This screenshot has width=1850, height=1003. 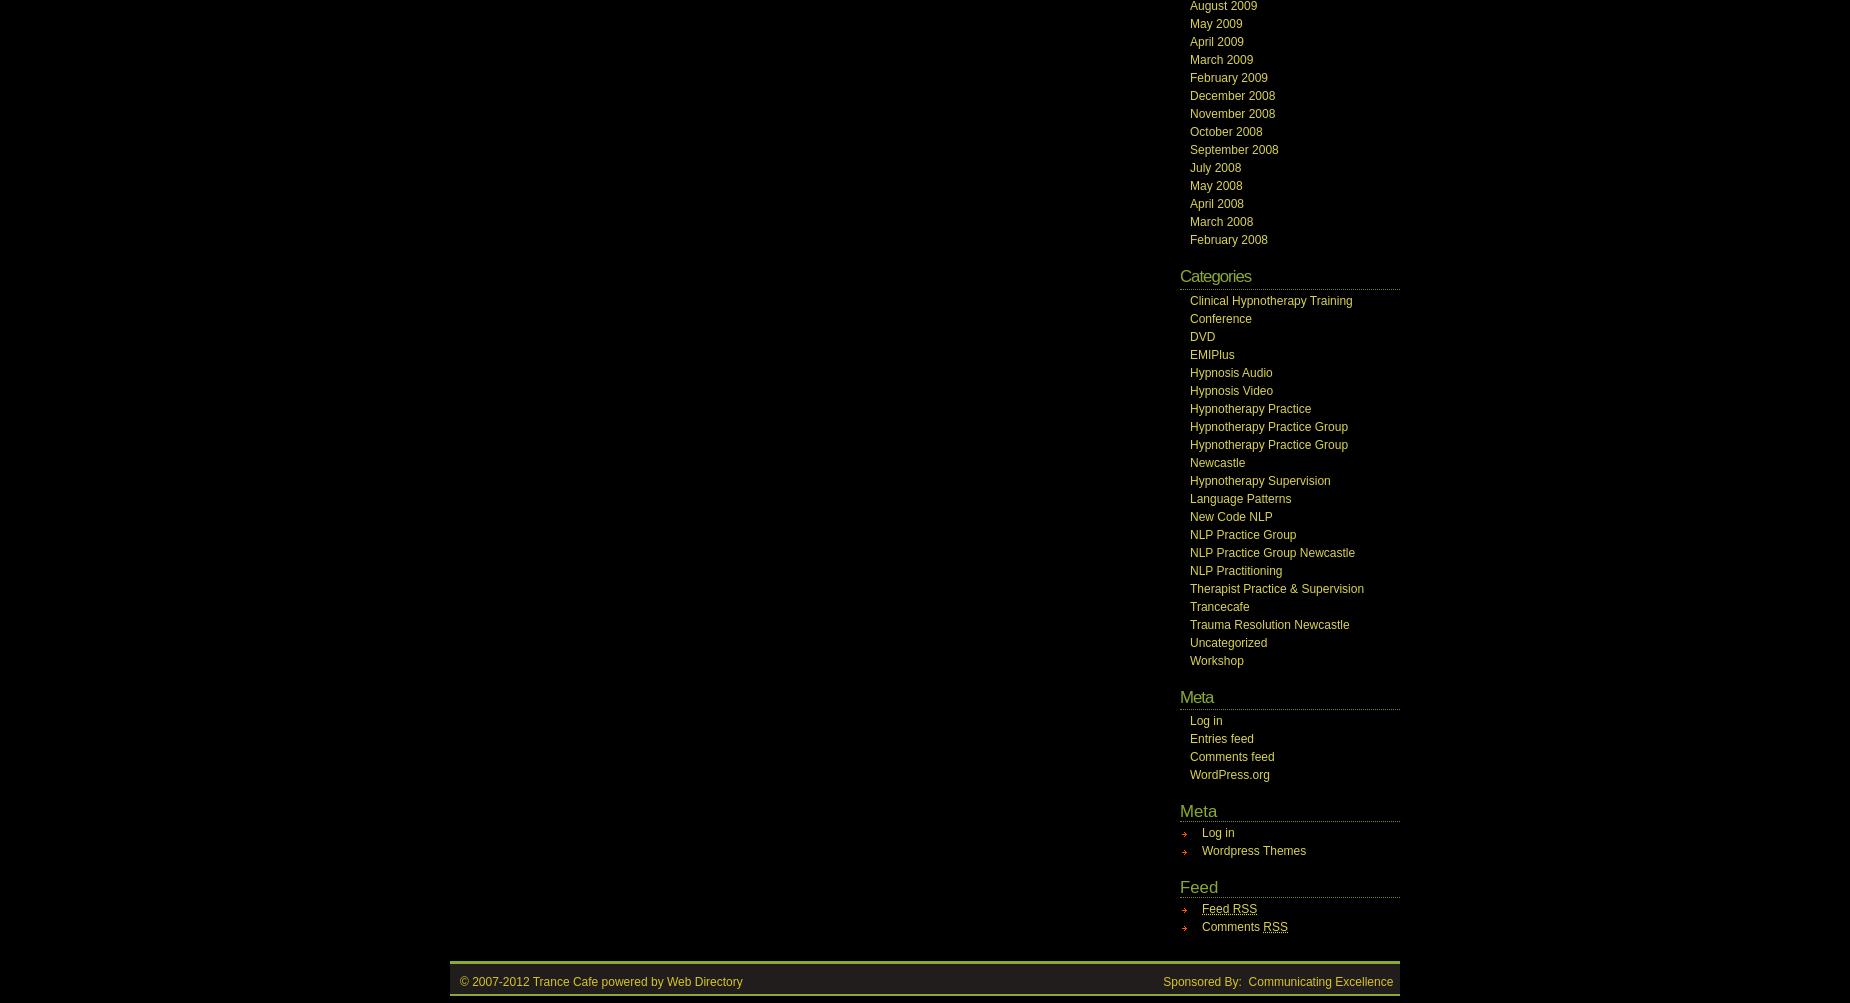 I want to click on 'November 2008', so click(x=1188, y=112).